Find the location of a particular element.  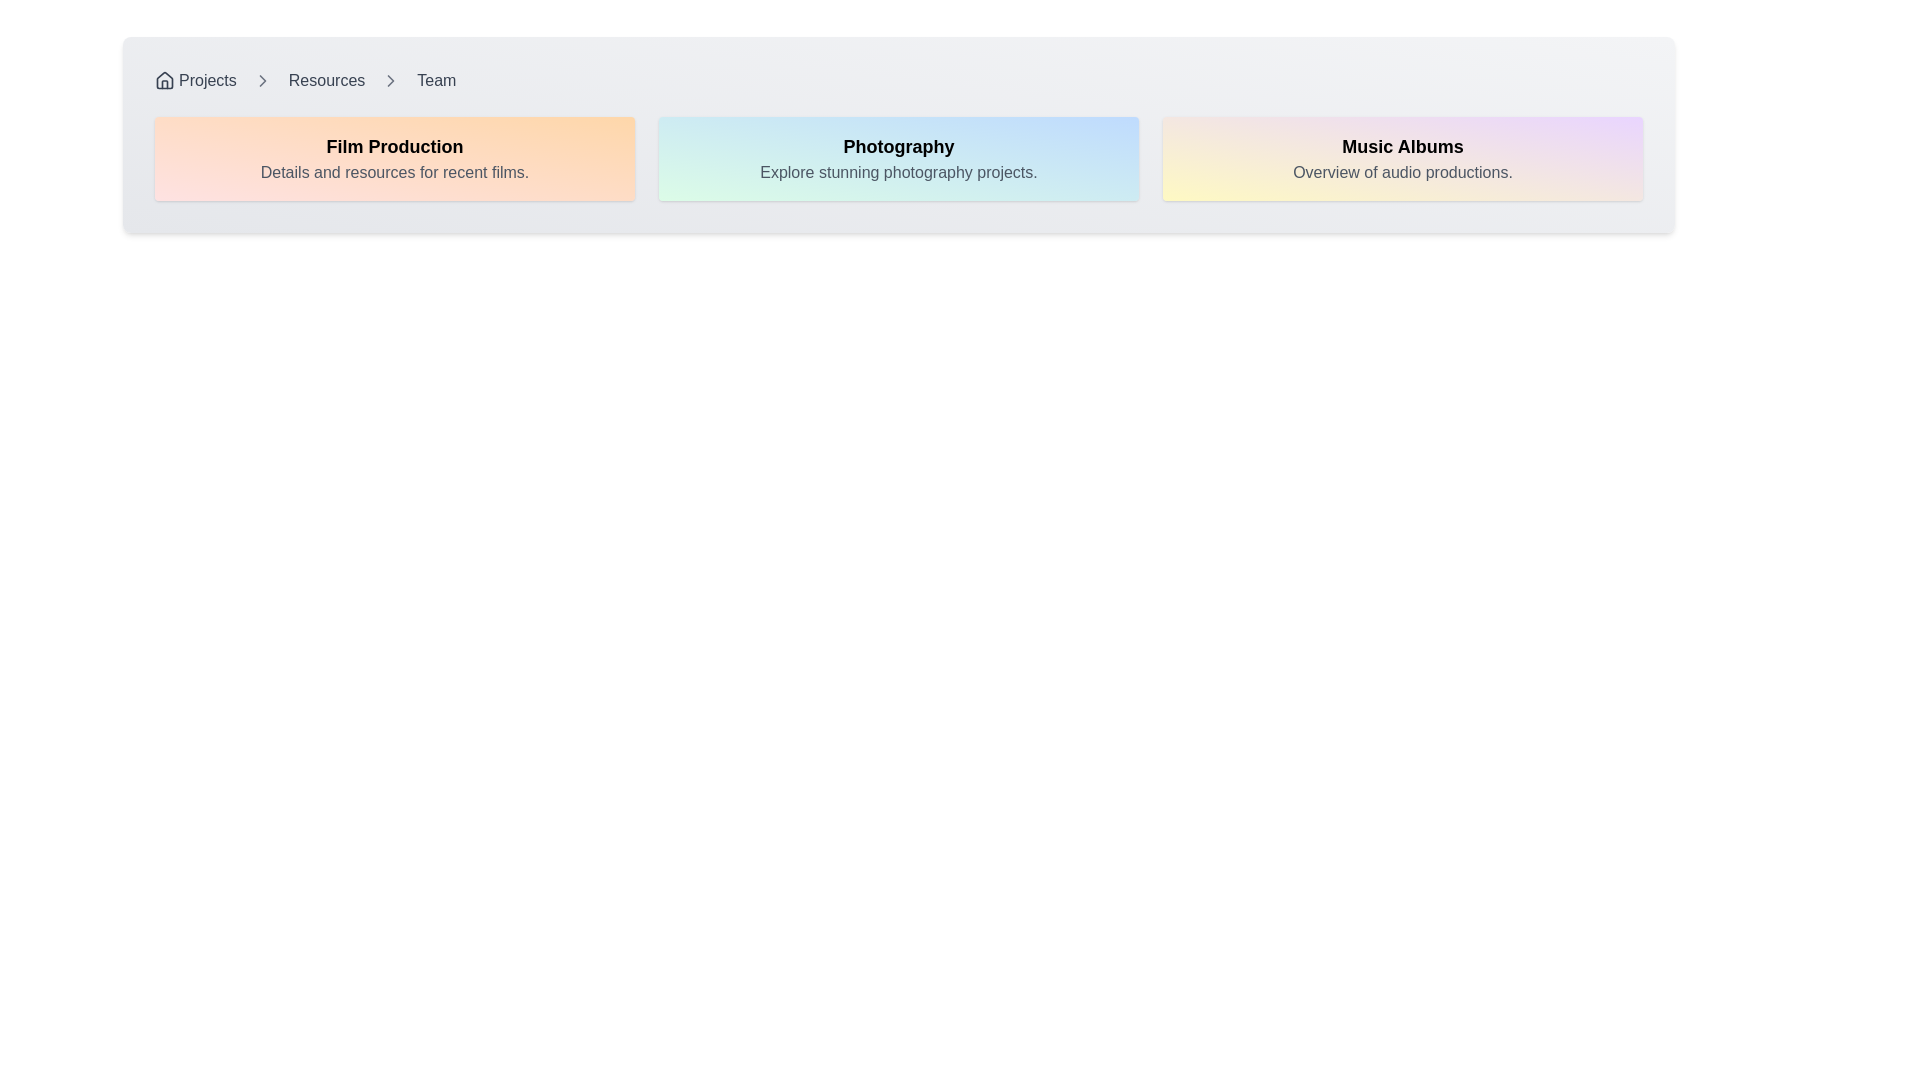

the small right-pointing gray chevron icon that separates 'Projects' and 'Resources' in the breadcrumb navigation is located at coordinates (261, 80).